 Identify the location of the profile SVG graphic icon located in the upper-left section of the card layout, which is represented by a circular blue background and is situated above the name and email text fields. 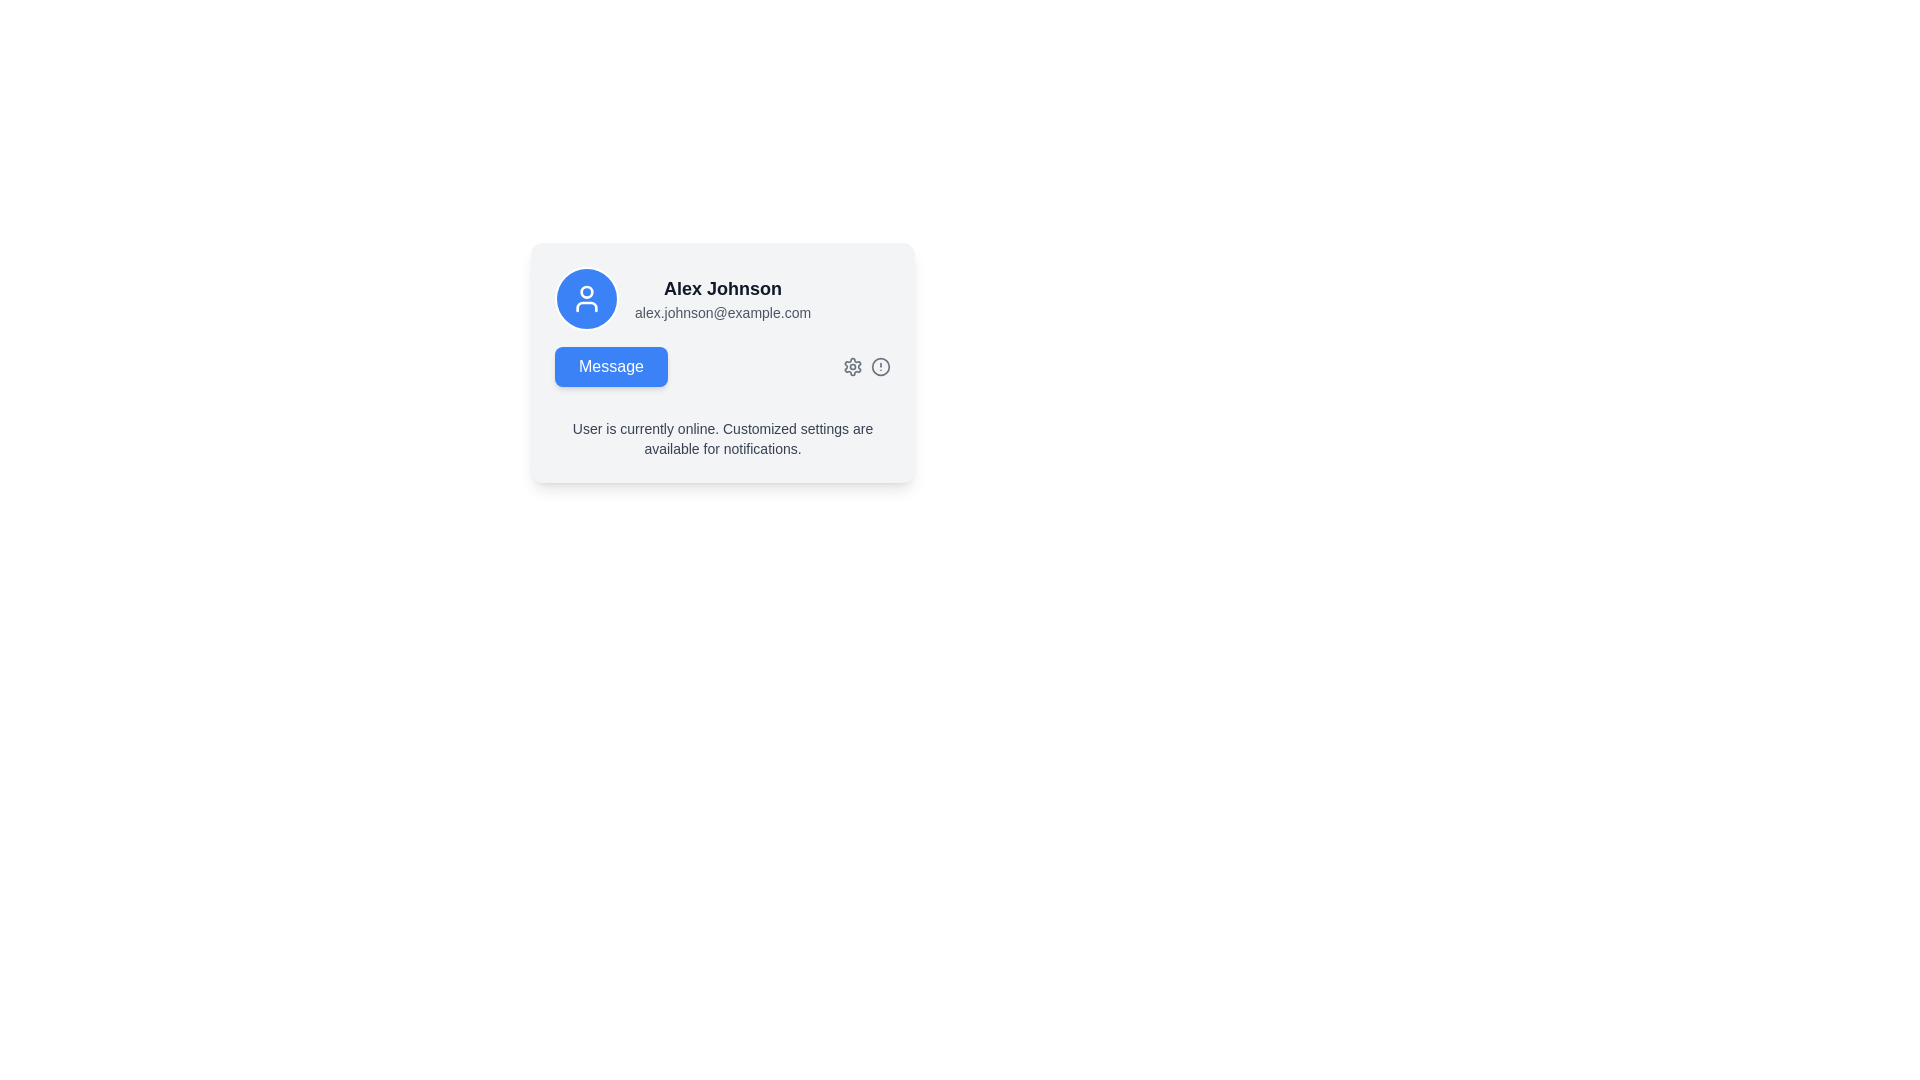
(585, 299).